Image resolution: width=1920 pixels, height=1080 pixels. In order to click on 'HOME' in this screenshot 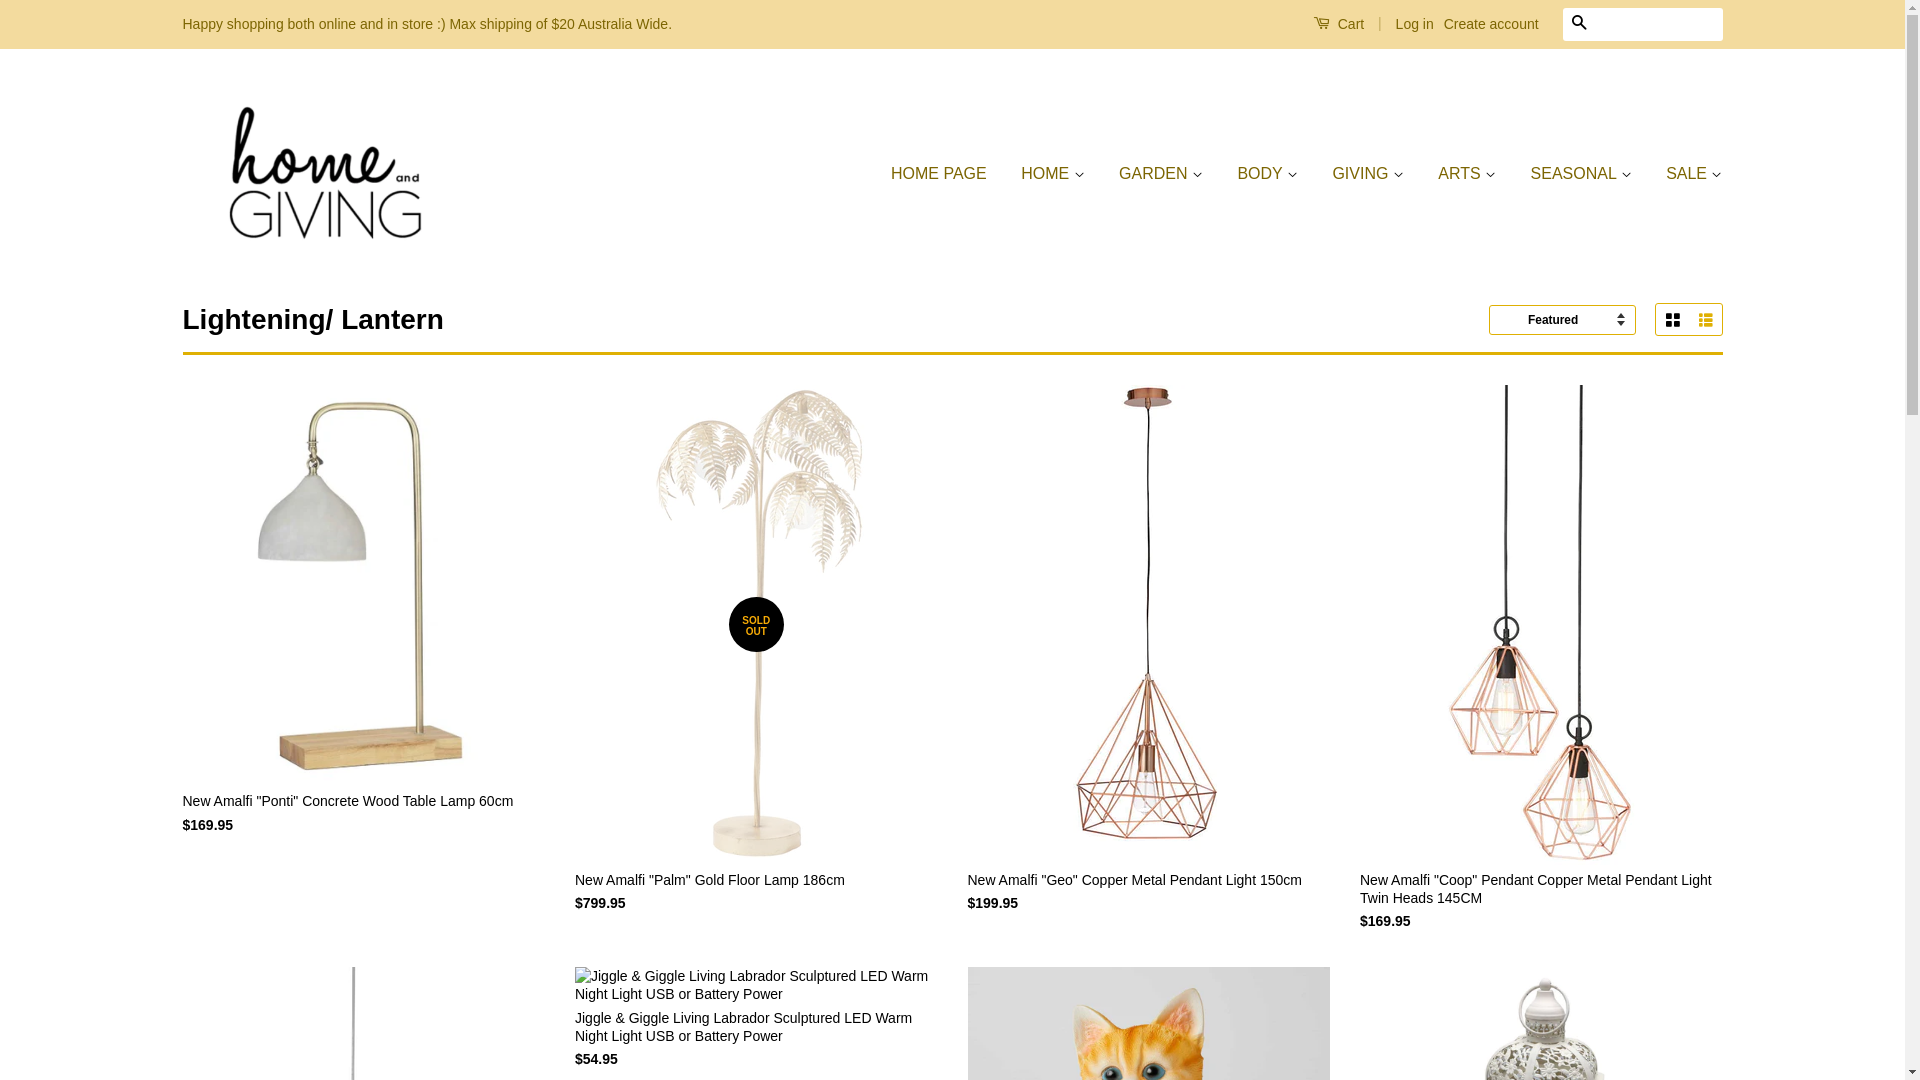, I will do `click(1051, 173)`.